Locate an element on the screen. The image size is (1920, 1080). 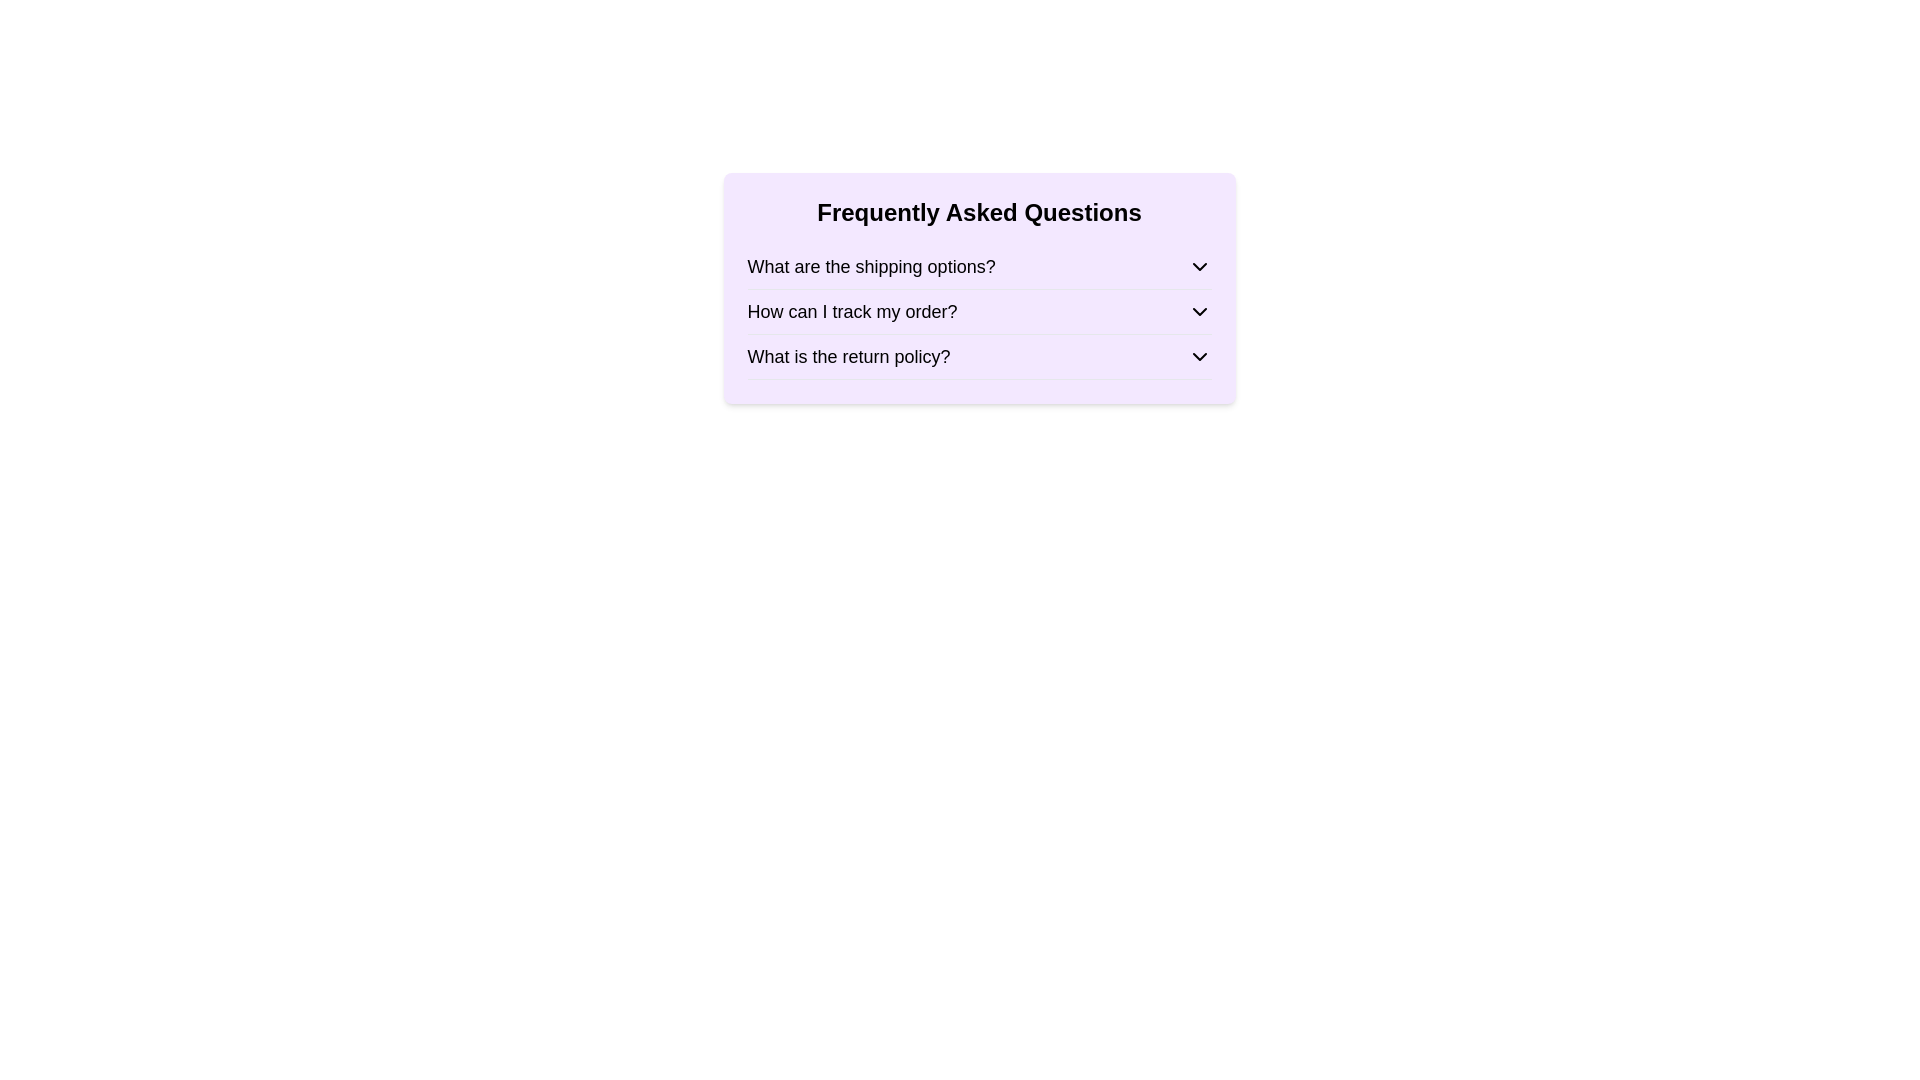
the chevron icon used to expand or collapse the FAQ section for 'What is the return policy?' located in the third row of the FAQ table is located at coordinates (1199, 356).